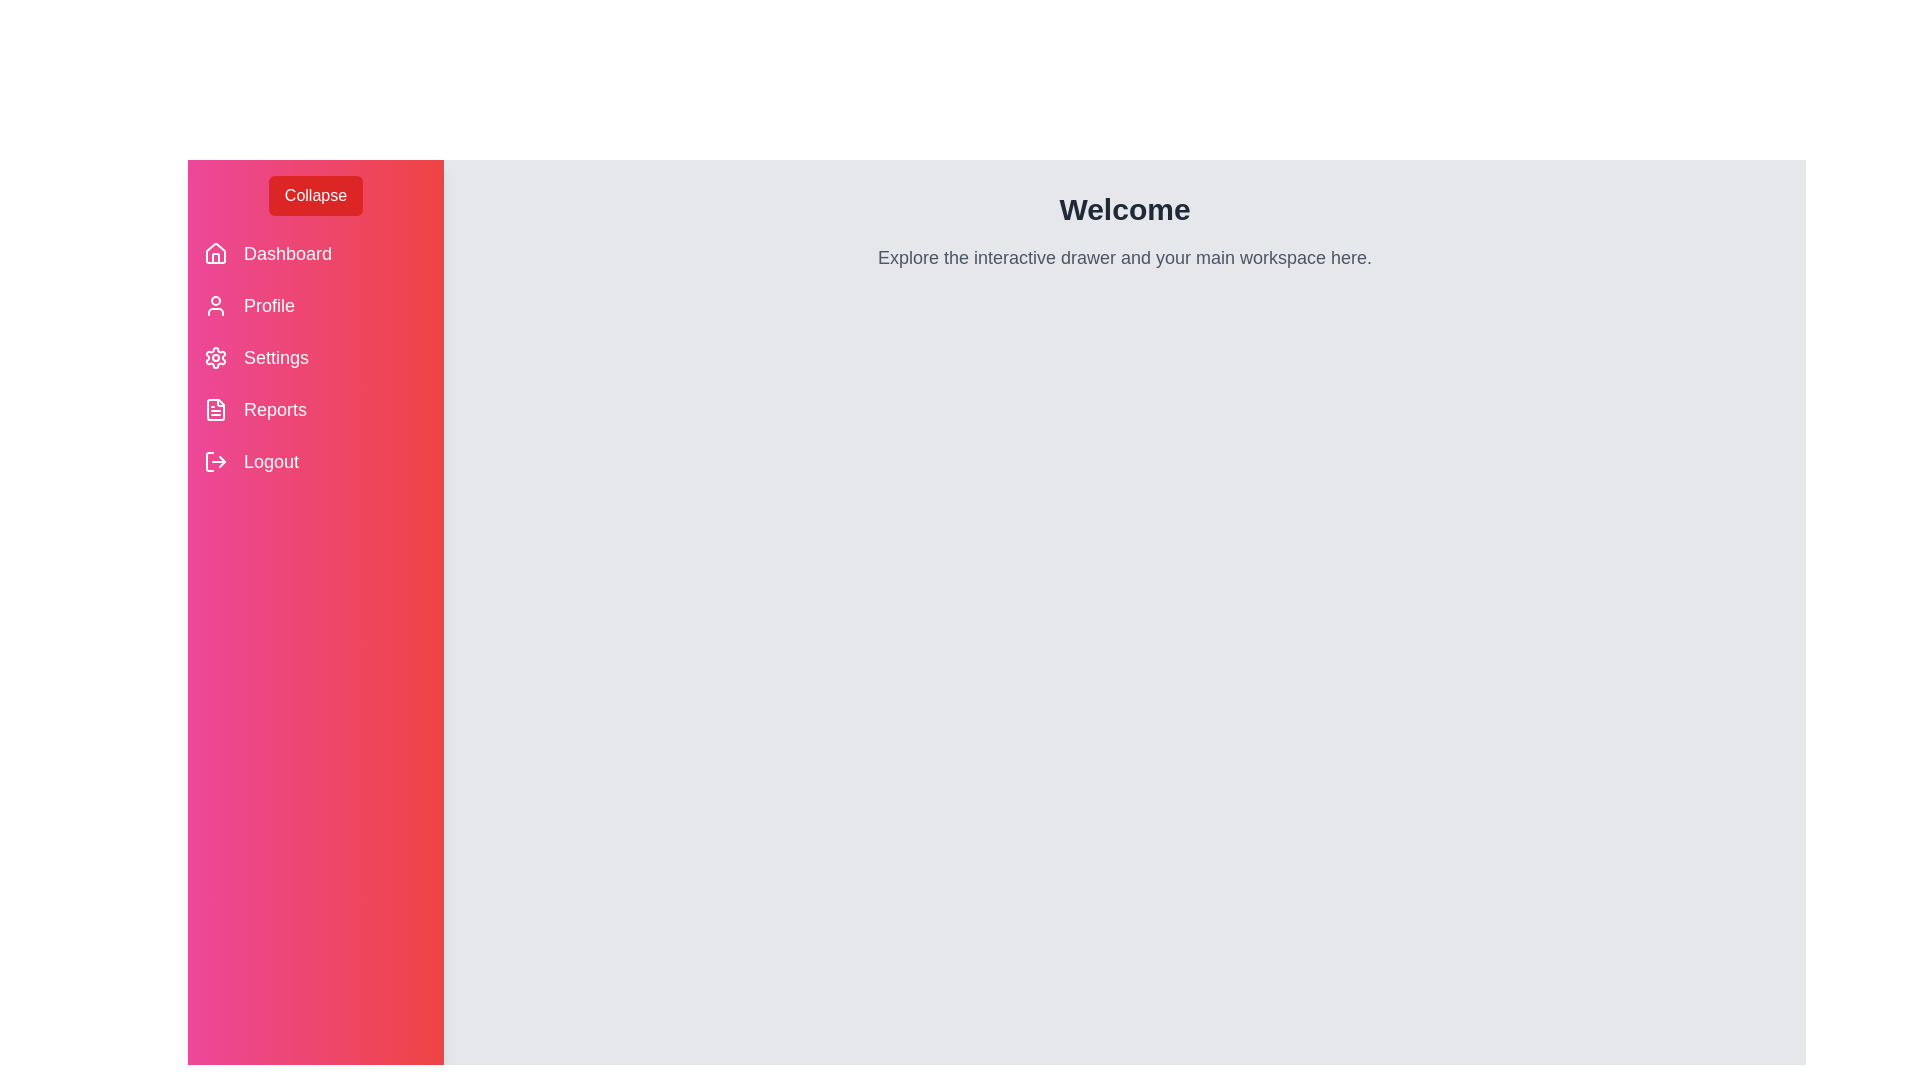 The width and height of the screenshot is (1920, 1080). I want to click on the 'Reports' menu item to navigate to the reports section, so click(273, 408).